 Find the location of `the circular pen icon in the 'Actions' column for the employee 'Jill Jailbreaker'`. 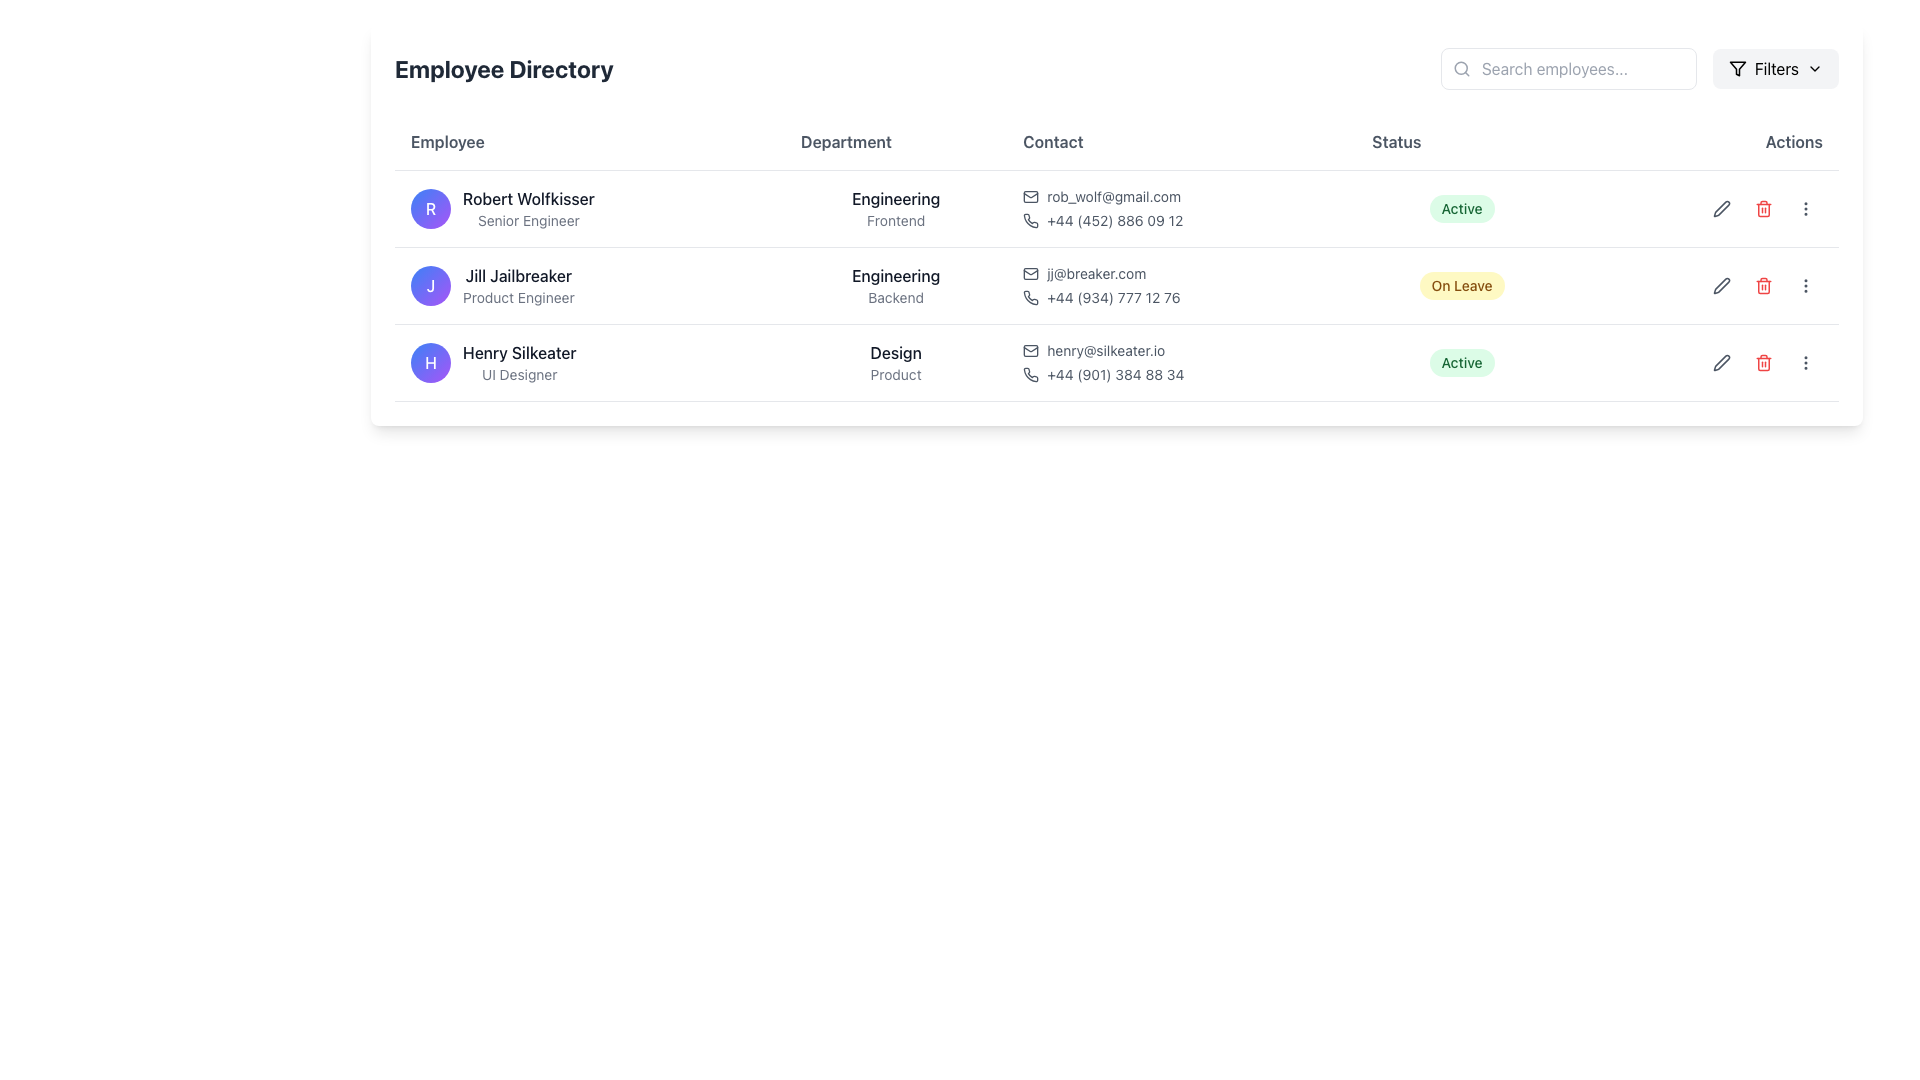

the circular pen icon in the 'Actions' column for the employee 'Jill Jailbreaker' is located at coordinates (1702, 285).